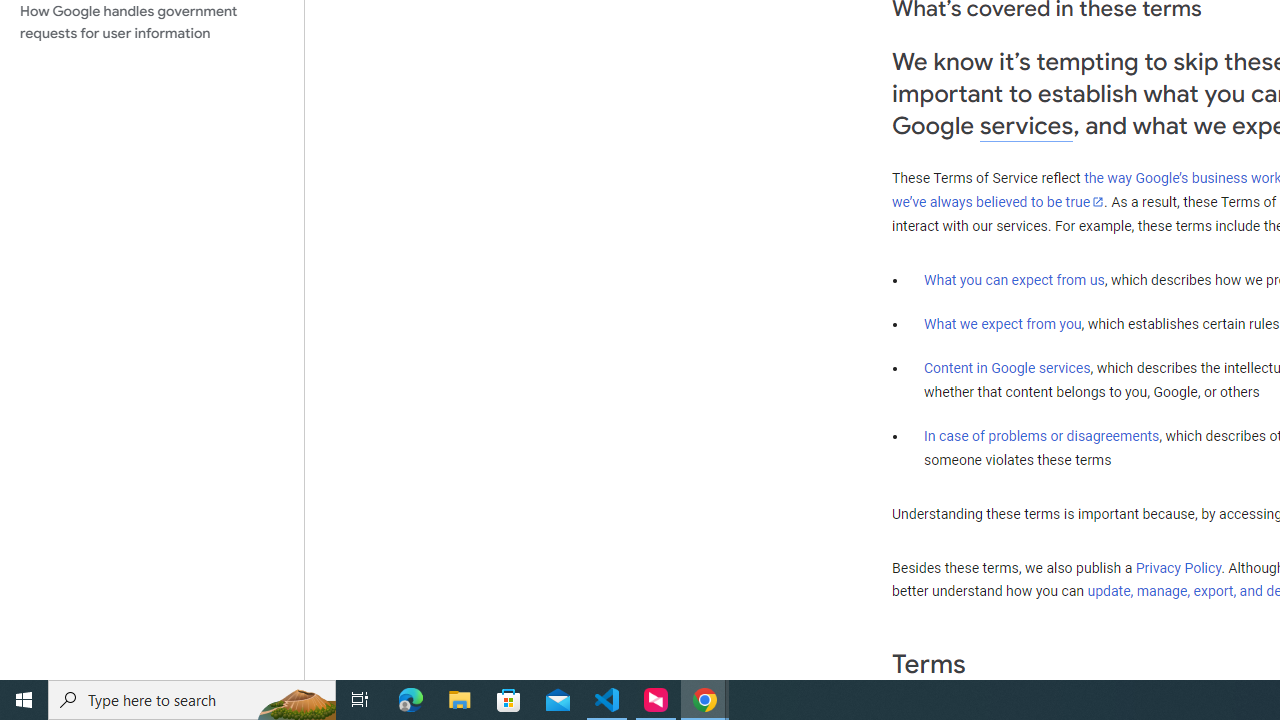 The width and height of the screenshot is (1280, 720). What do you see at coordinates (1002, 323) in the screenshot?
I see `'What we expect from you'` at bounding box center [1002, 323].